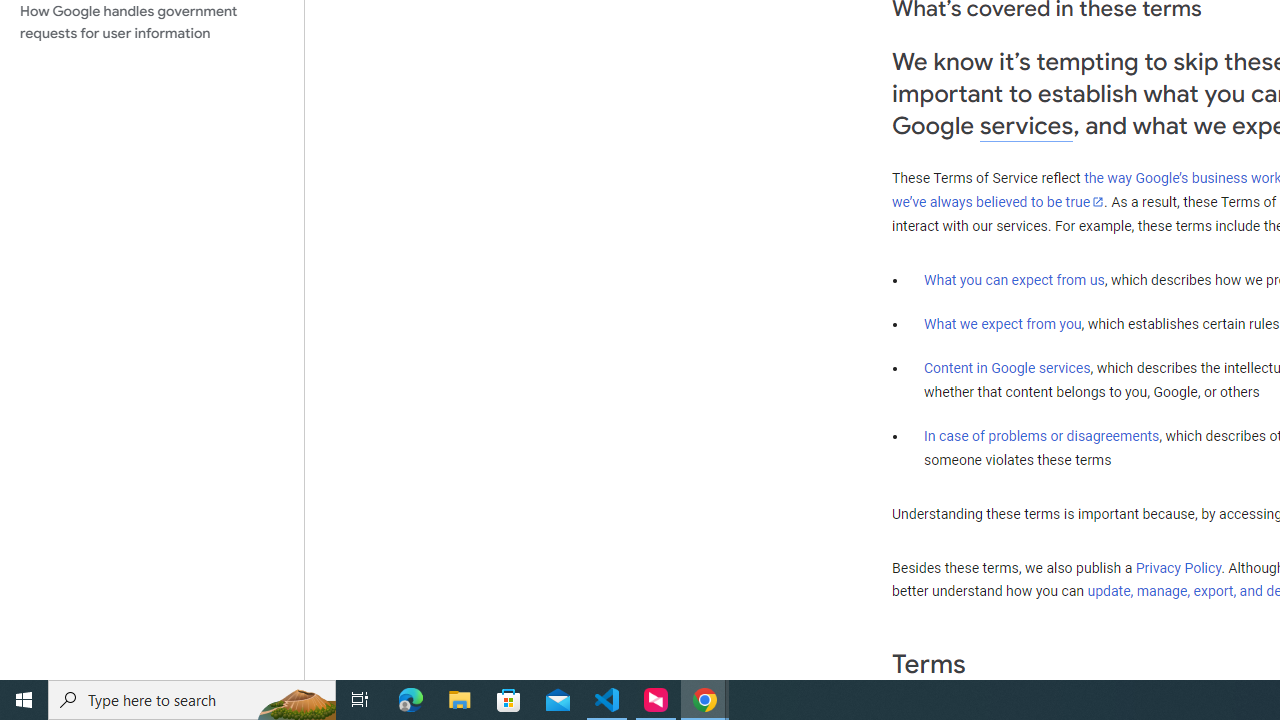 The width and height of the screenshot is (1280, 720). What do you see at coordinates (1002, 323) in the screenshot?
I see `'What we expect from you'` at bounding box center [1002, 323].